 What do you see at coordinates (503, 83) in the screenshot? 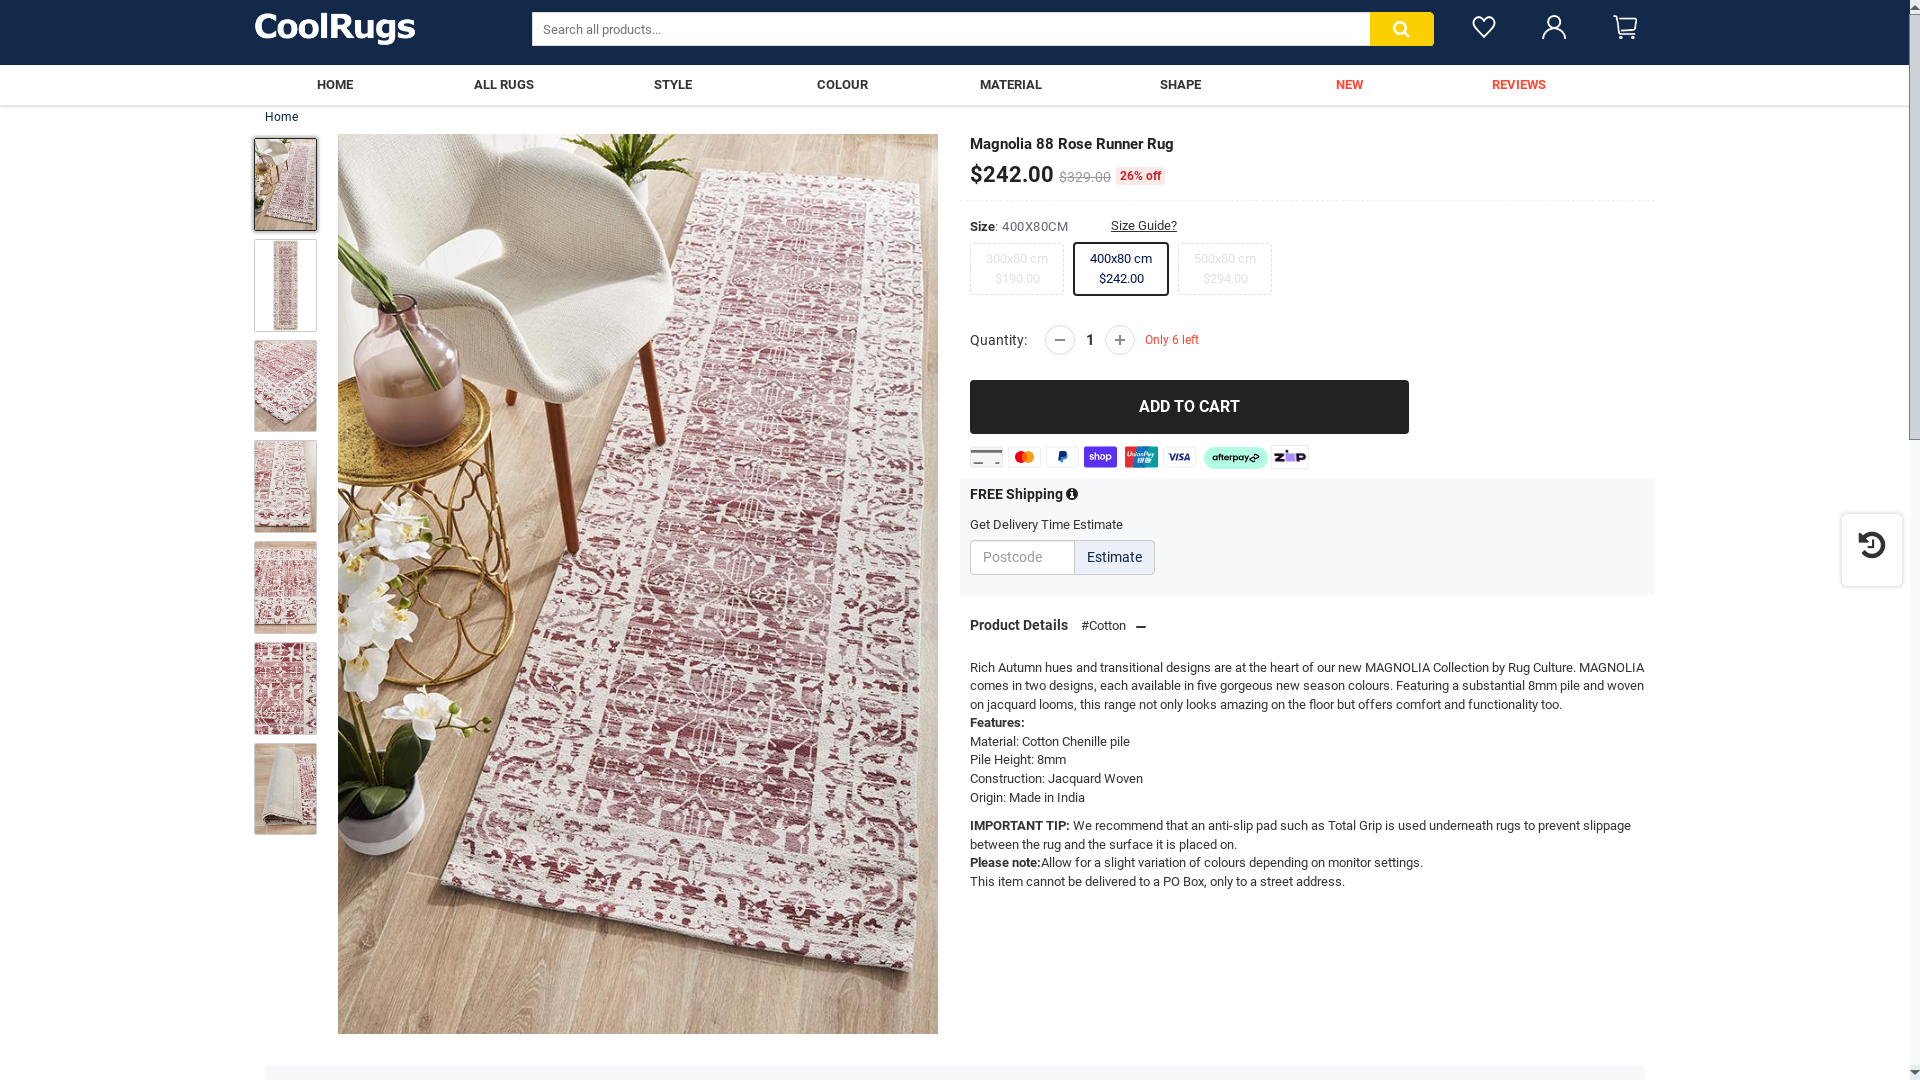
I see `'ALL RUGS'` at bounding box center [503, 83].